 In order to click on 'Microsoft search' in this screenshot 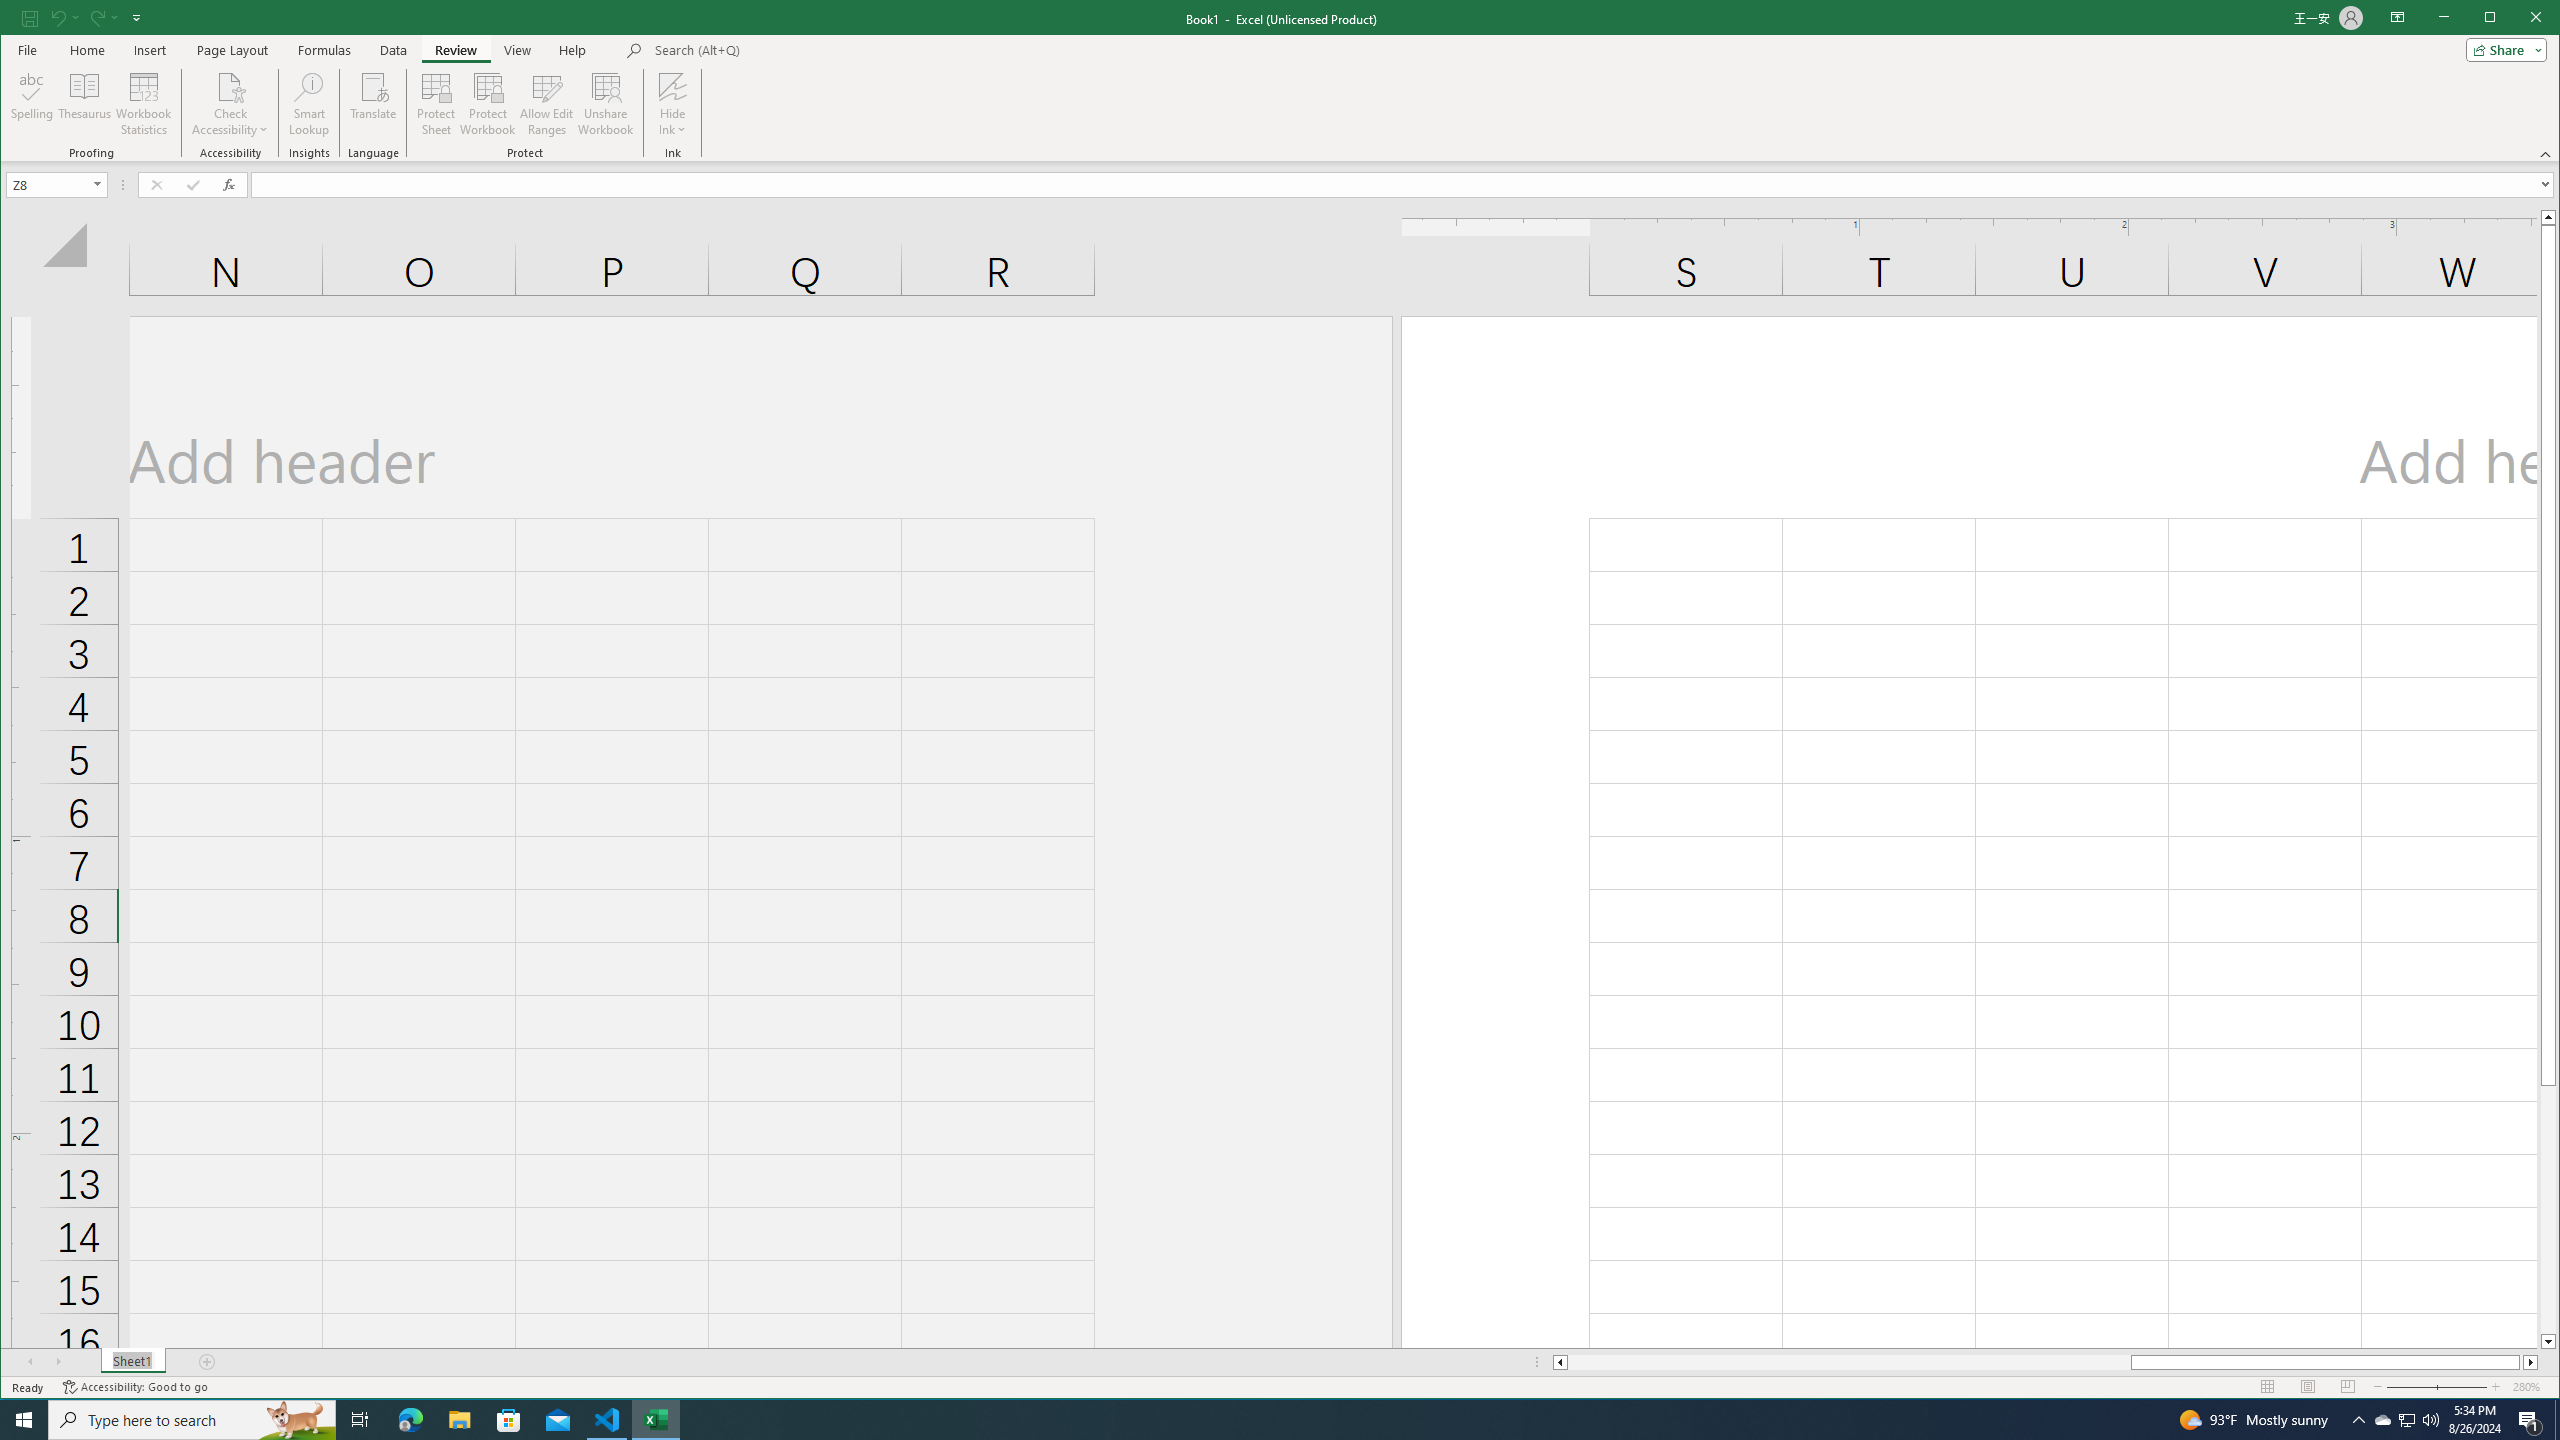, I will do `click(792, 49)`.